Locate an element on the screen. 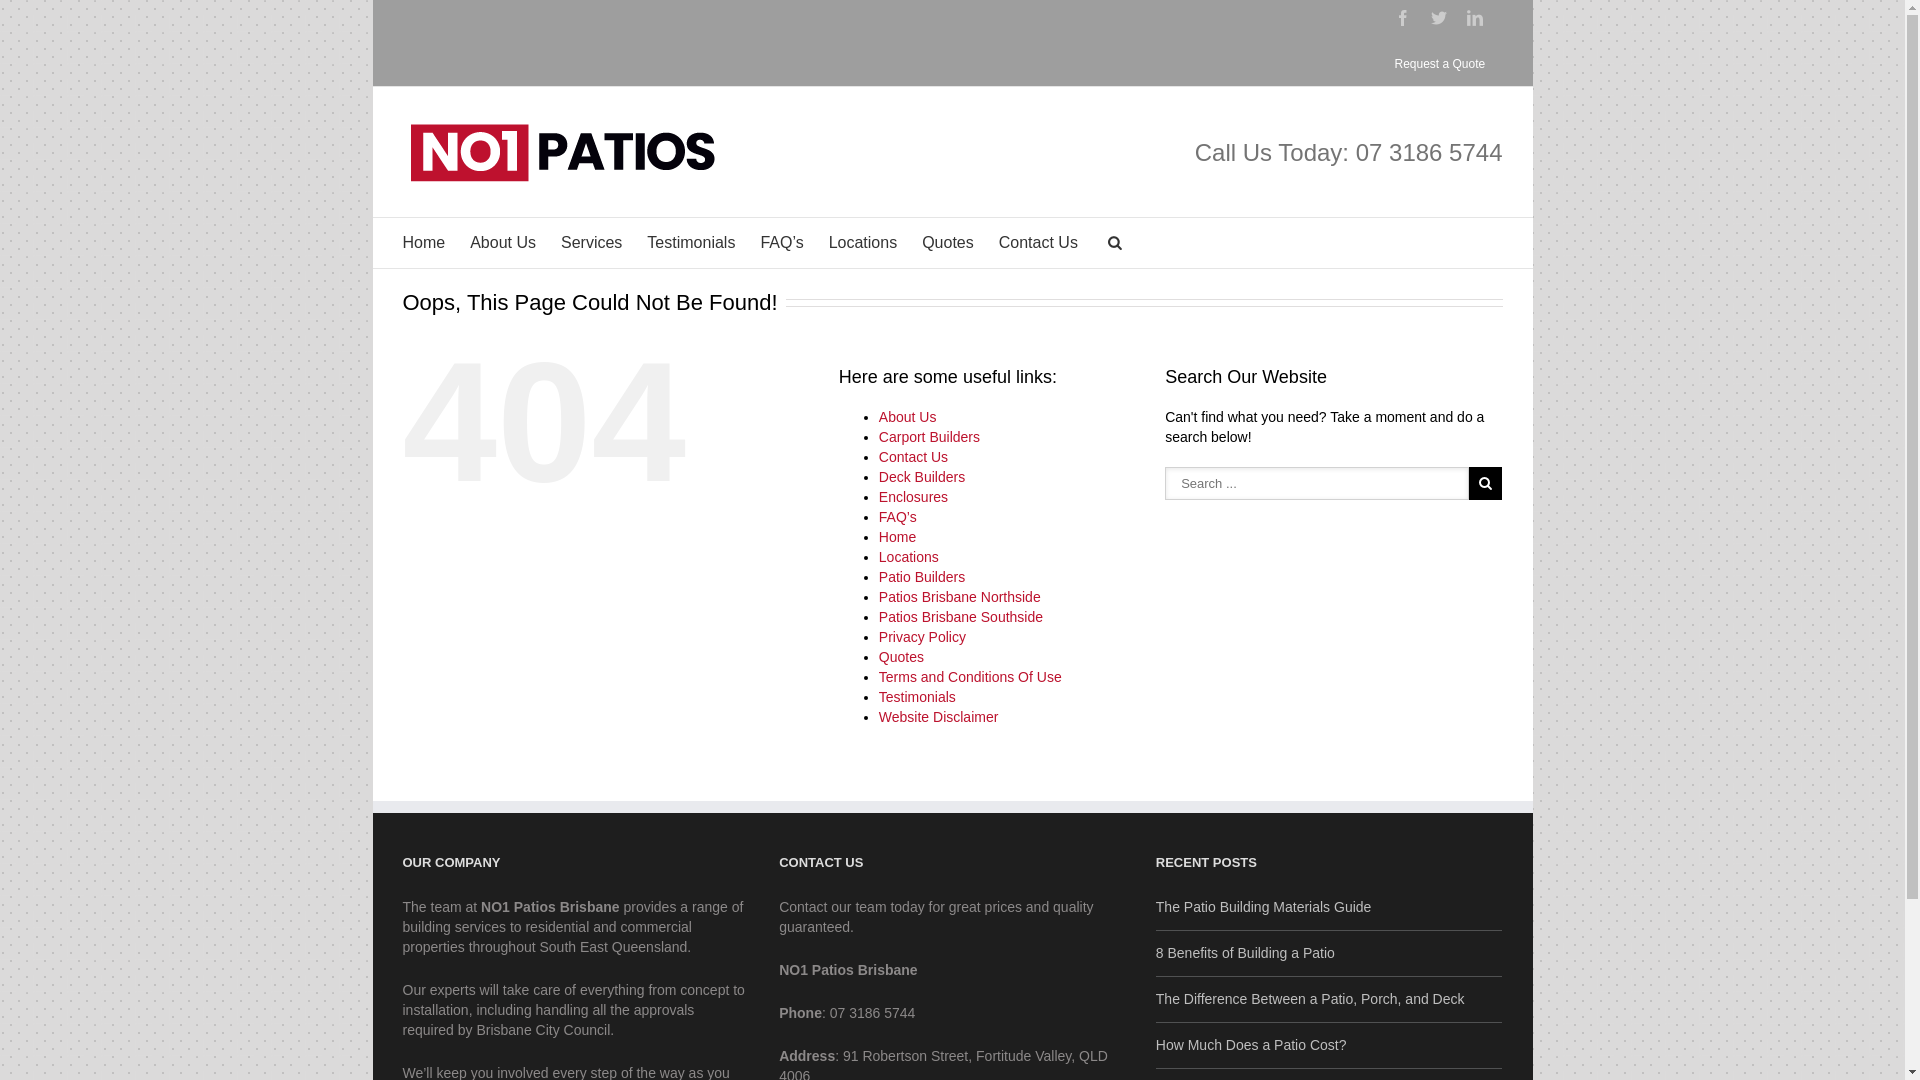 This screenshot has width=1920, height=1080. 'Privacy Policy' is located at coordinates (878, 636).